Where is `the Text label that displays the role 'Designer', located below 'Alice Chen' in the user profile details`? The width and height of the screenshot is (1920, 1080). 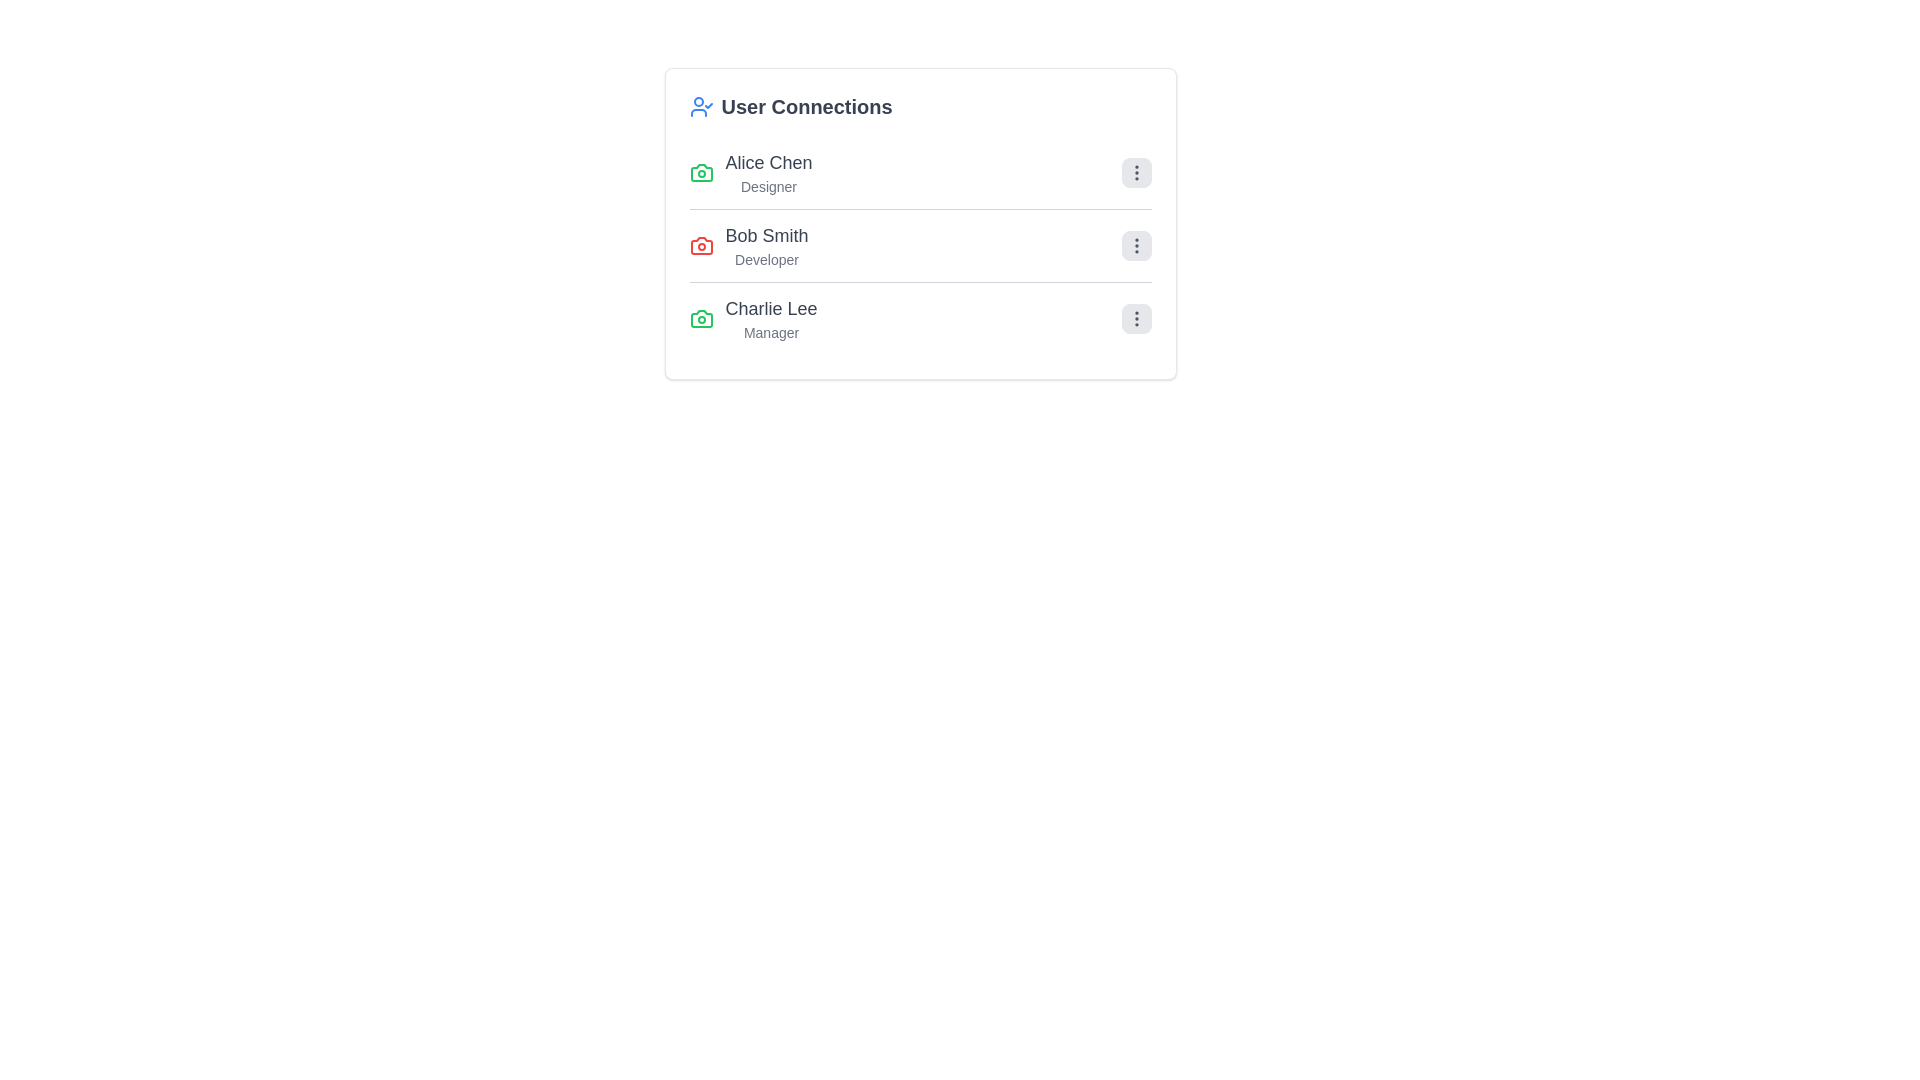
the Text label that displays the role 'Designer', located below 'Alice Chen' in the user profile details is located at coordinates (767, 186).